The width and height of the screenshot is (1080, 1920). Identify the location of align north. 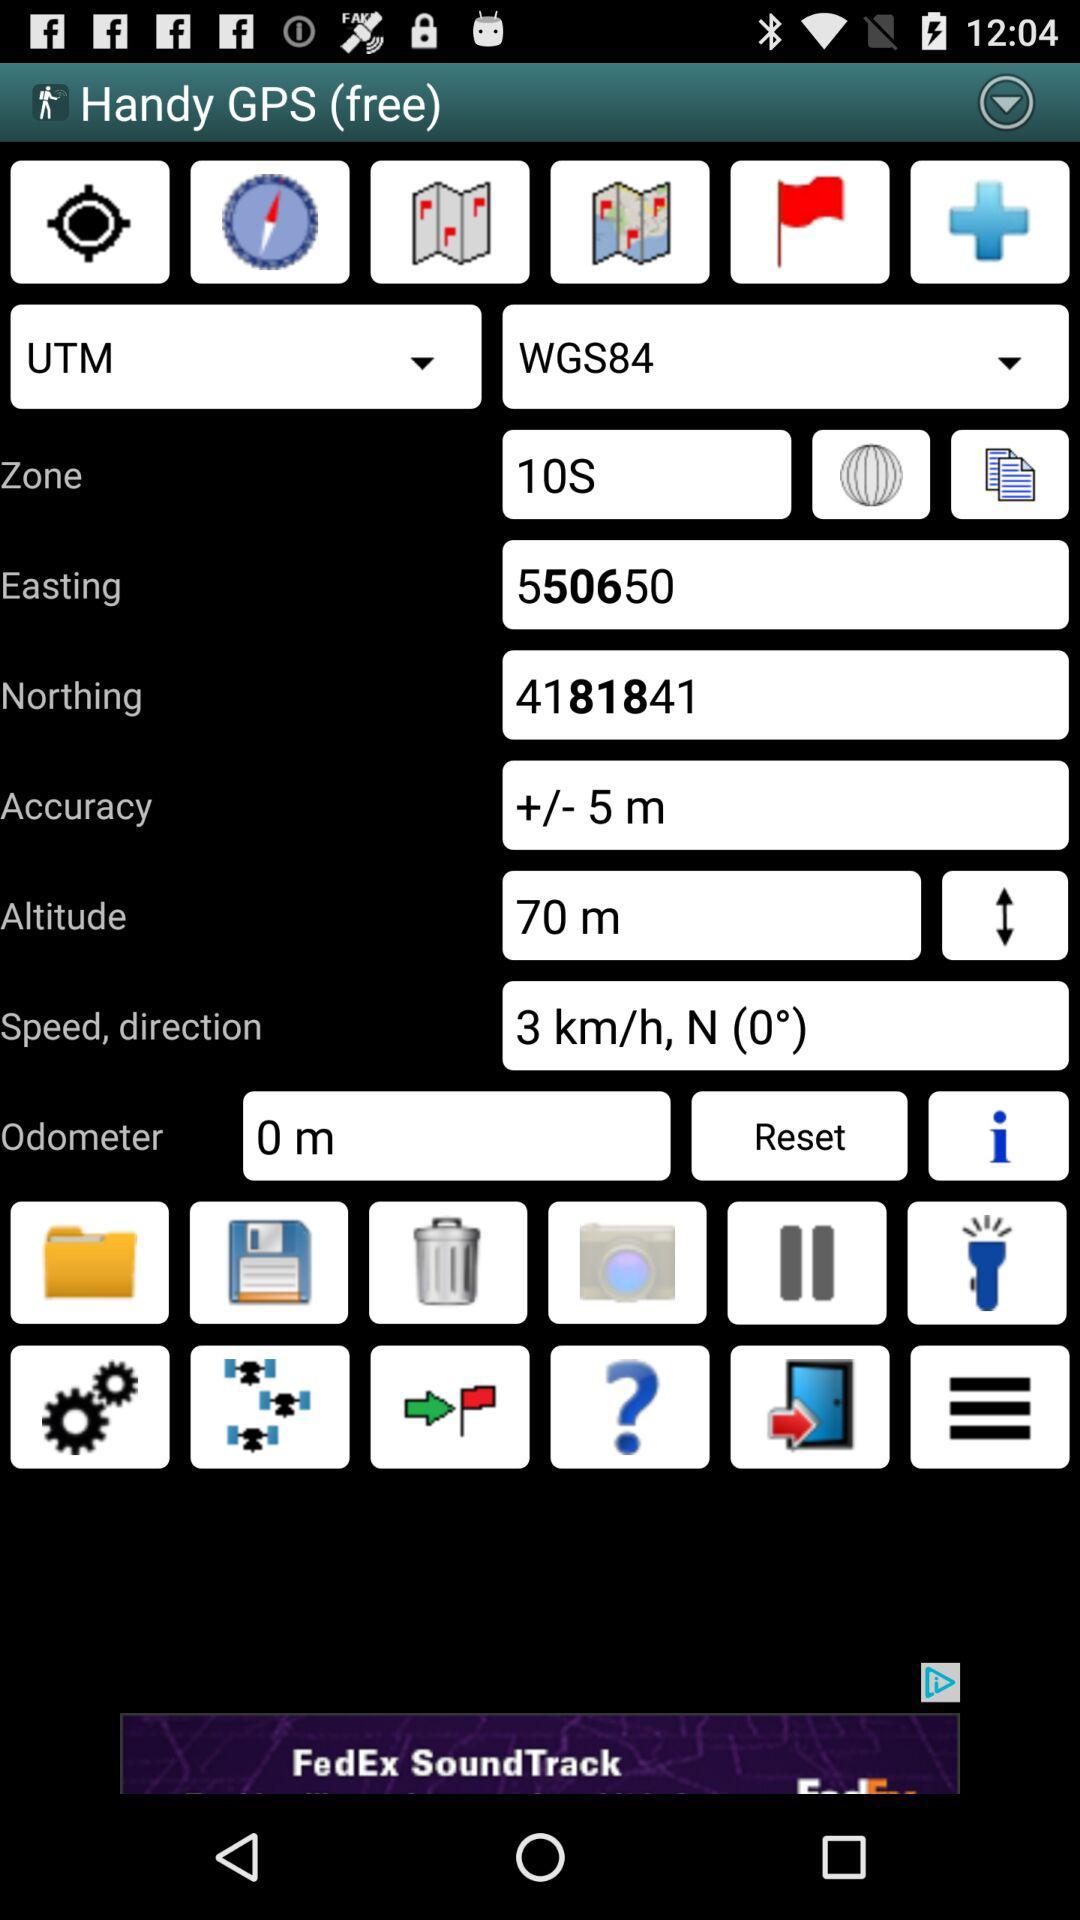
(270, 221).